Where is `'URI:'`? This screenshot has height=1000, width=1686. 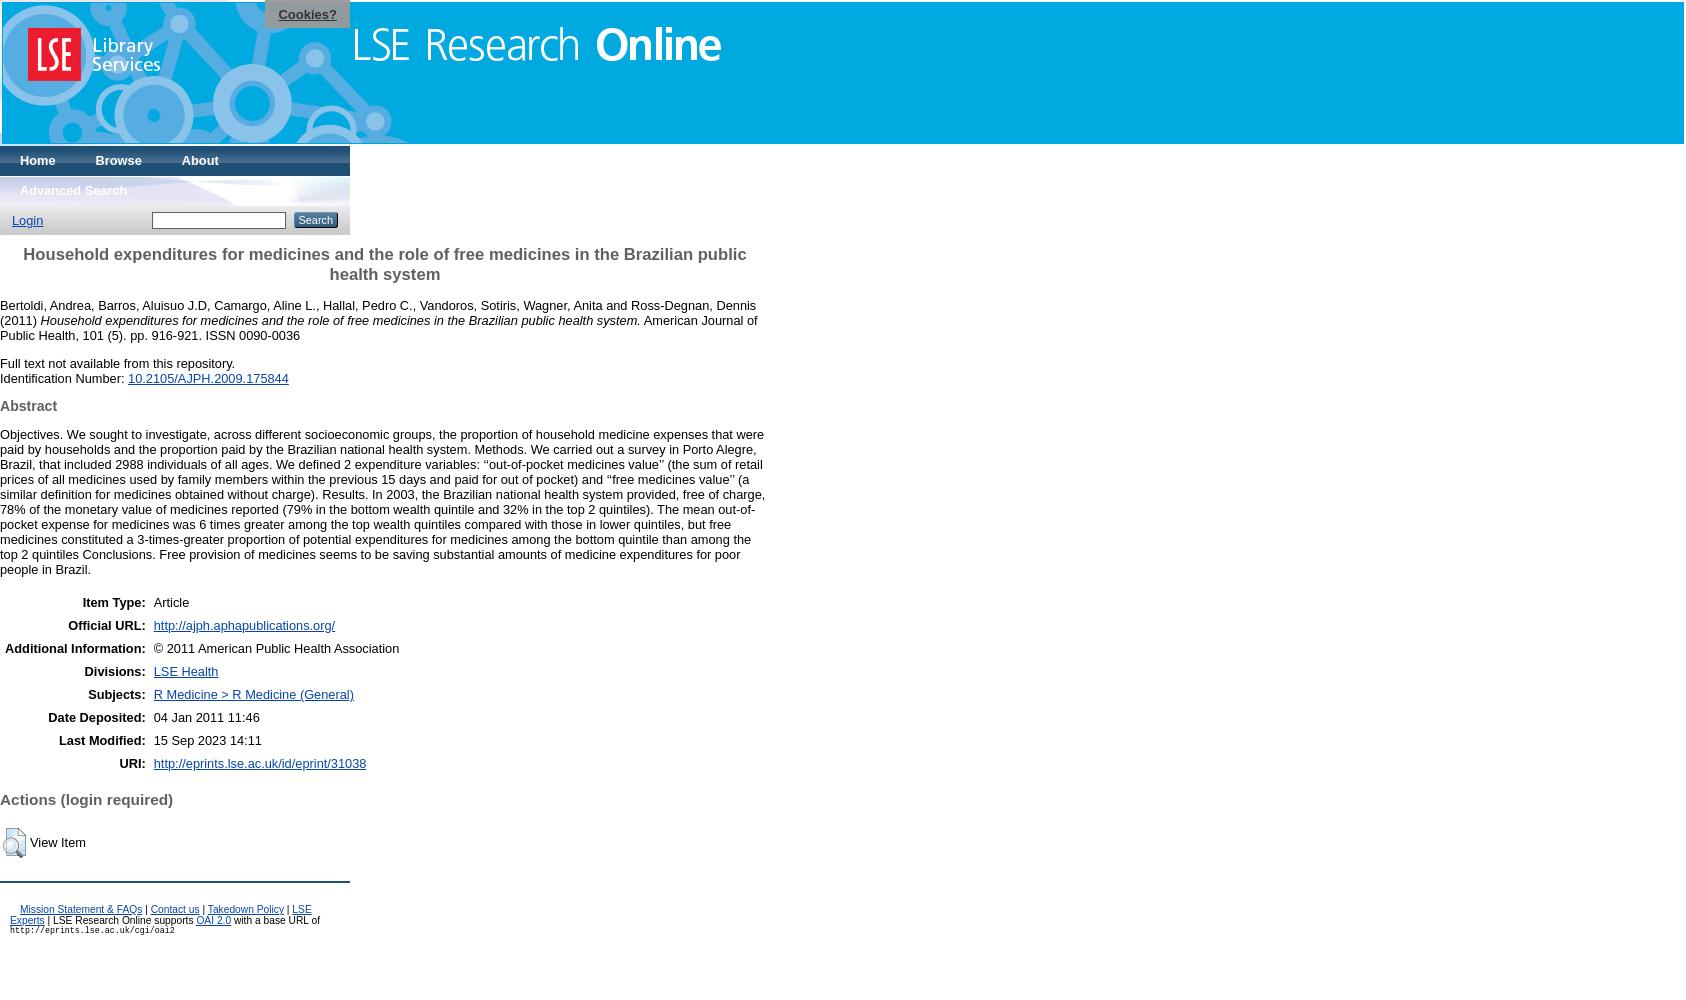 'URI:' is located at coordinates (118, 762).